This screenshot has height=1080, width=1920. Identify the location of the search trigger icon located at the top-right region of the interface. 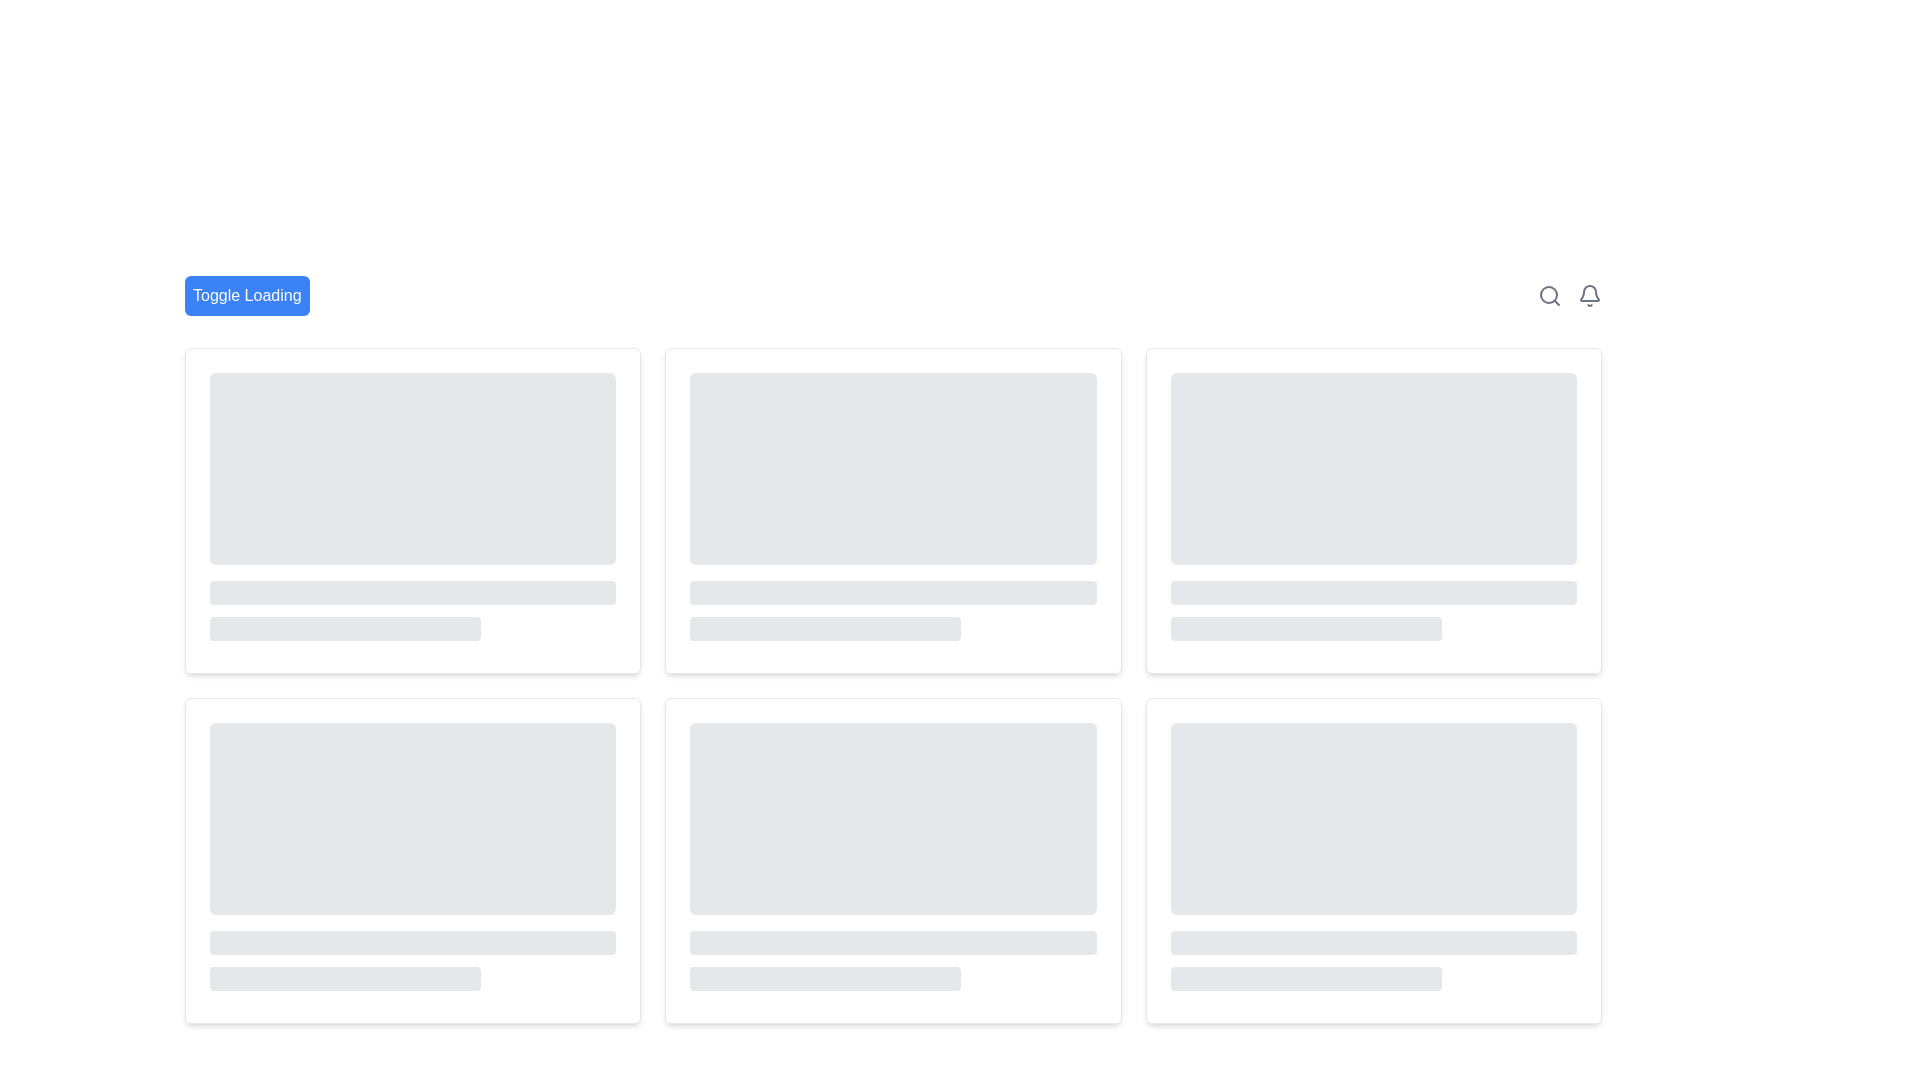
(1549, 296).